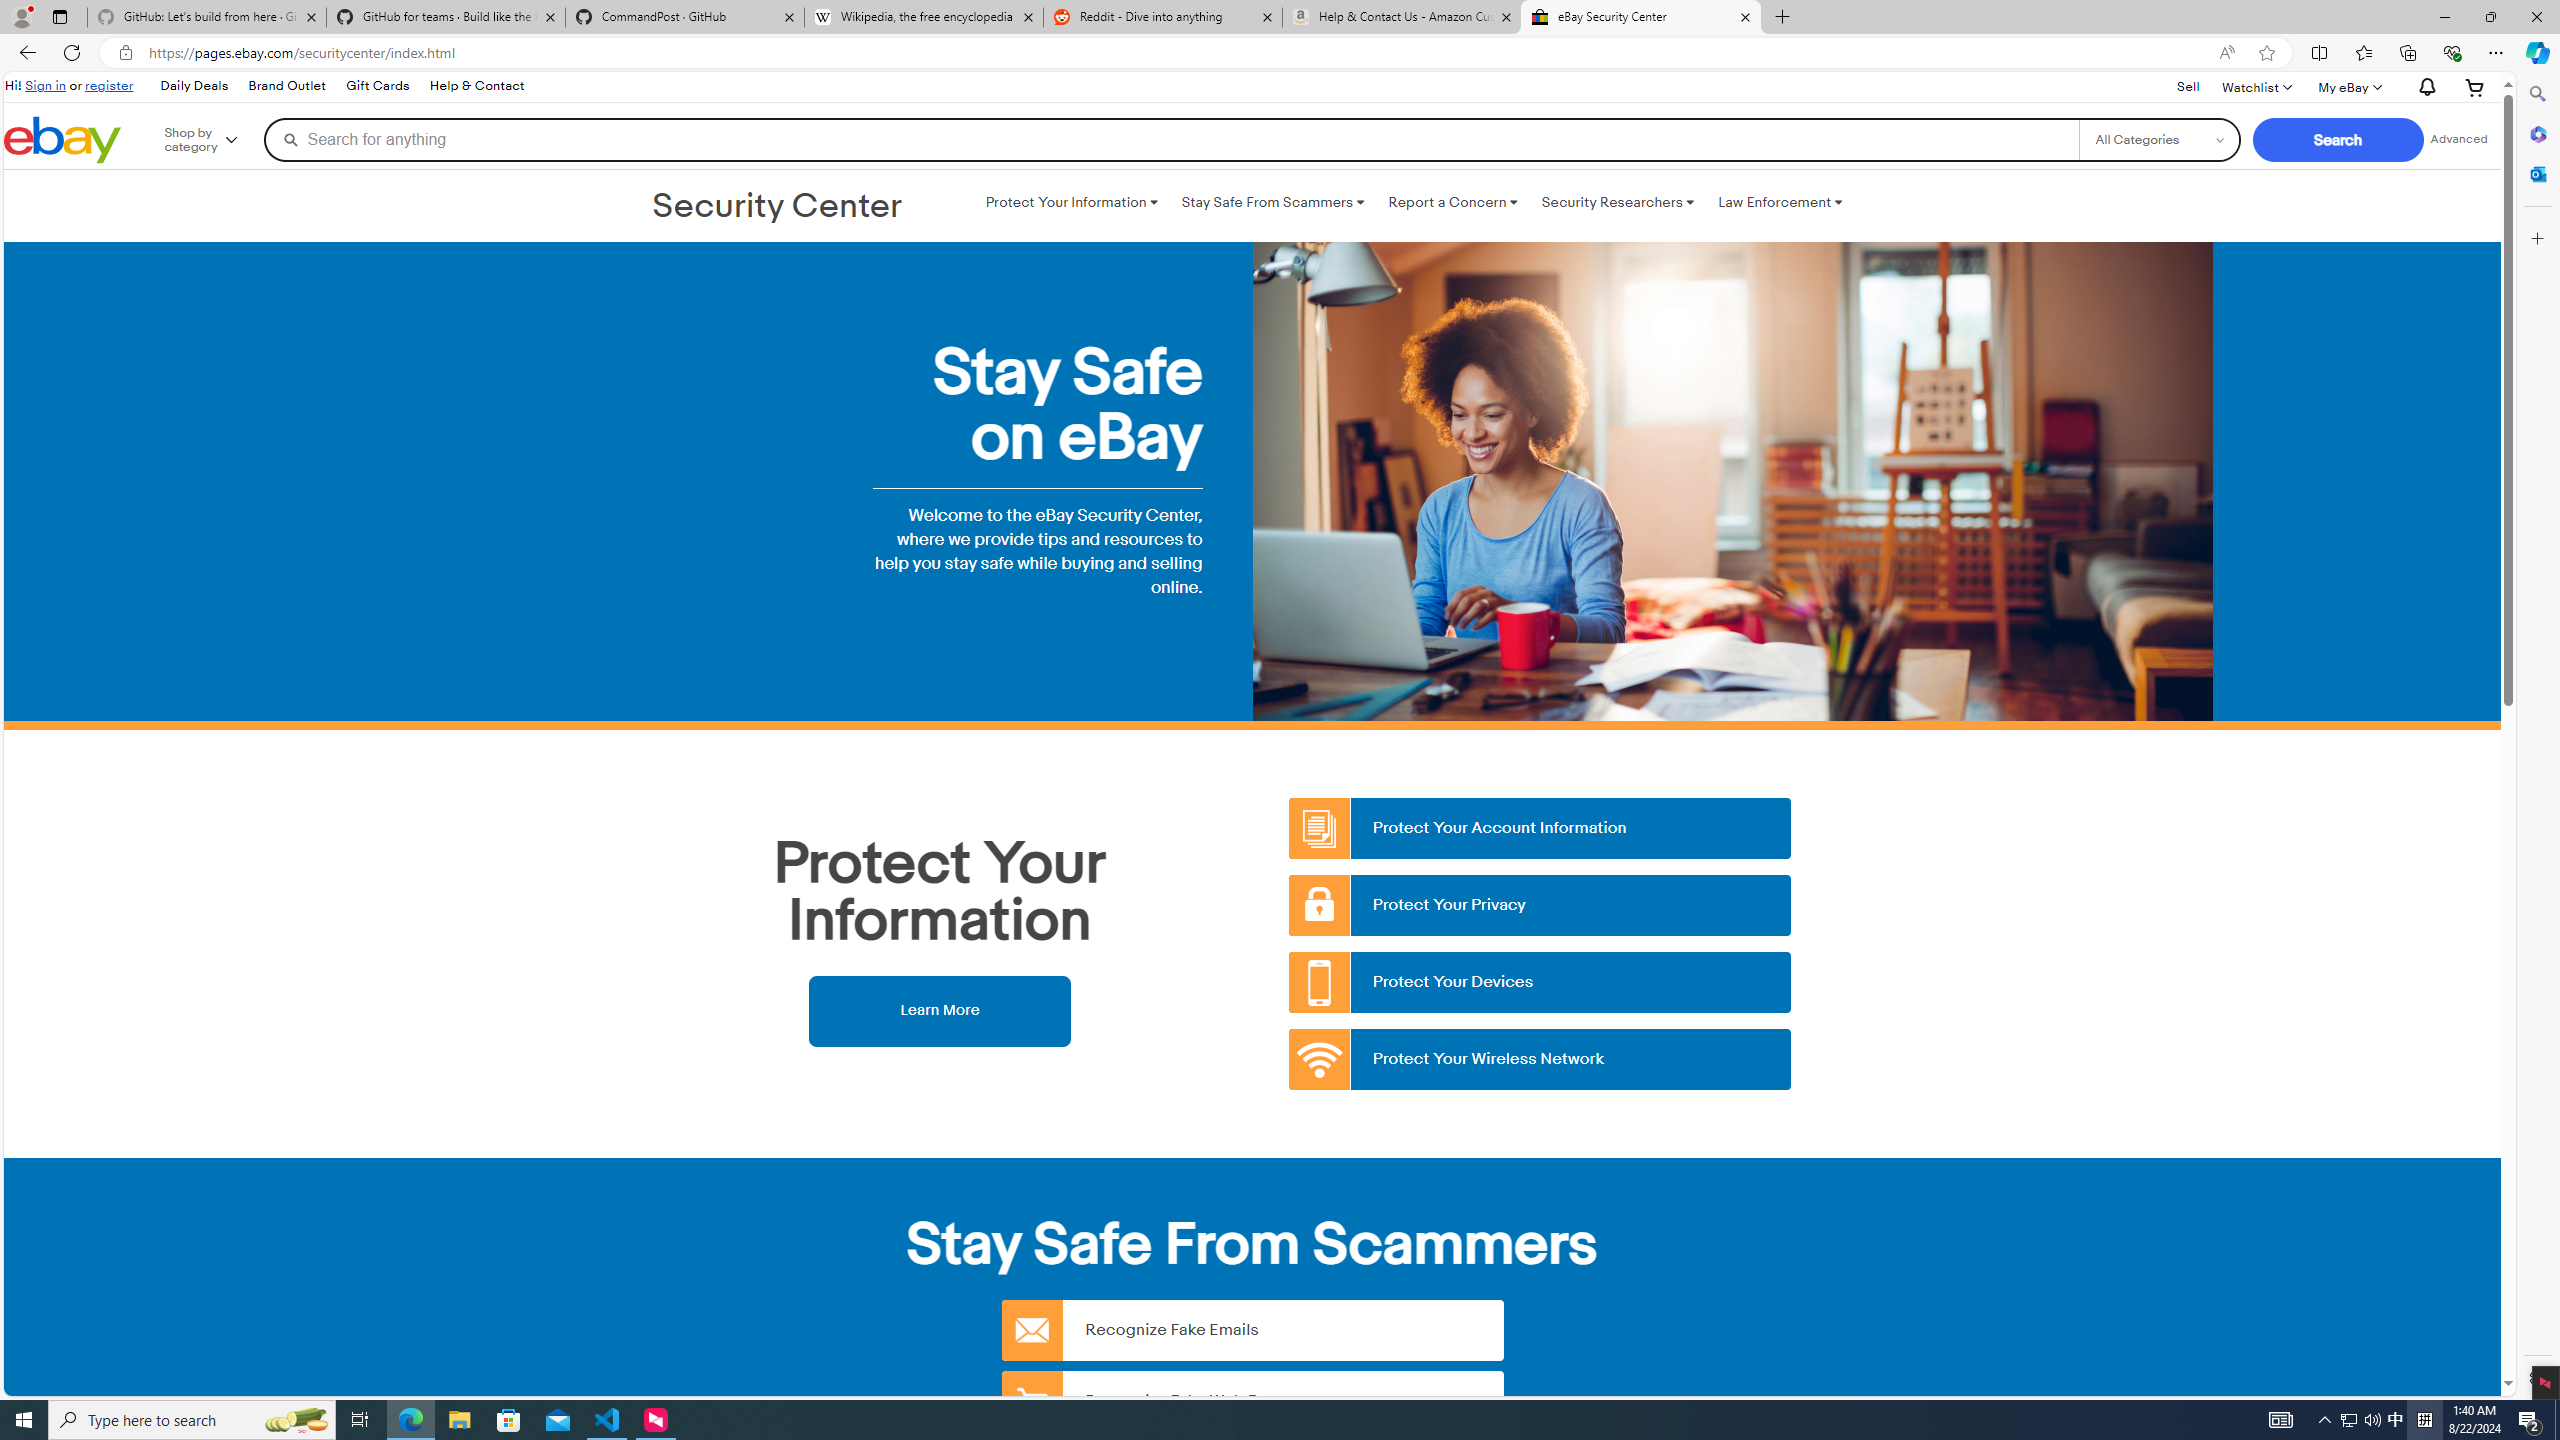 The image size is (2560, 1440). Describe the element at coordinates (1170, 138) in the screenshot. I see `'Search for anything'` at that location.